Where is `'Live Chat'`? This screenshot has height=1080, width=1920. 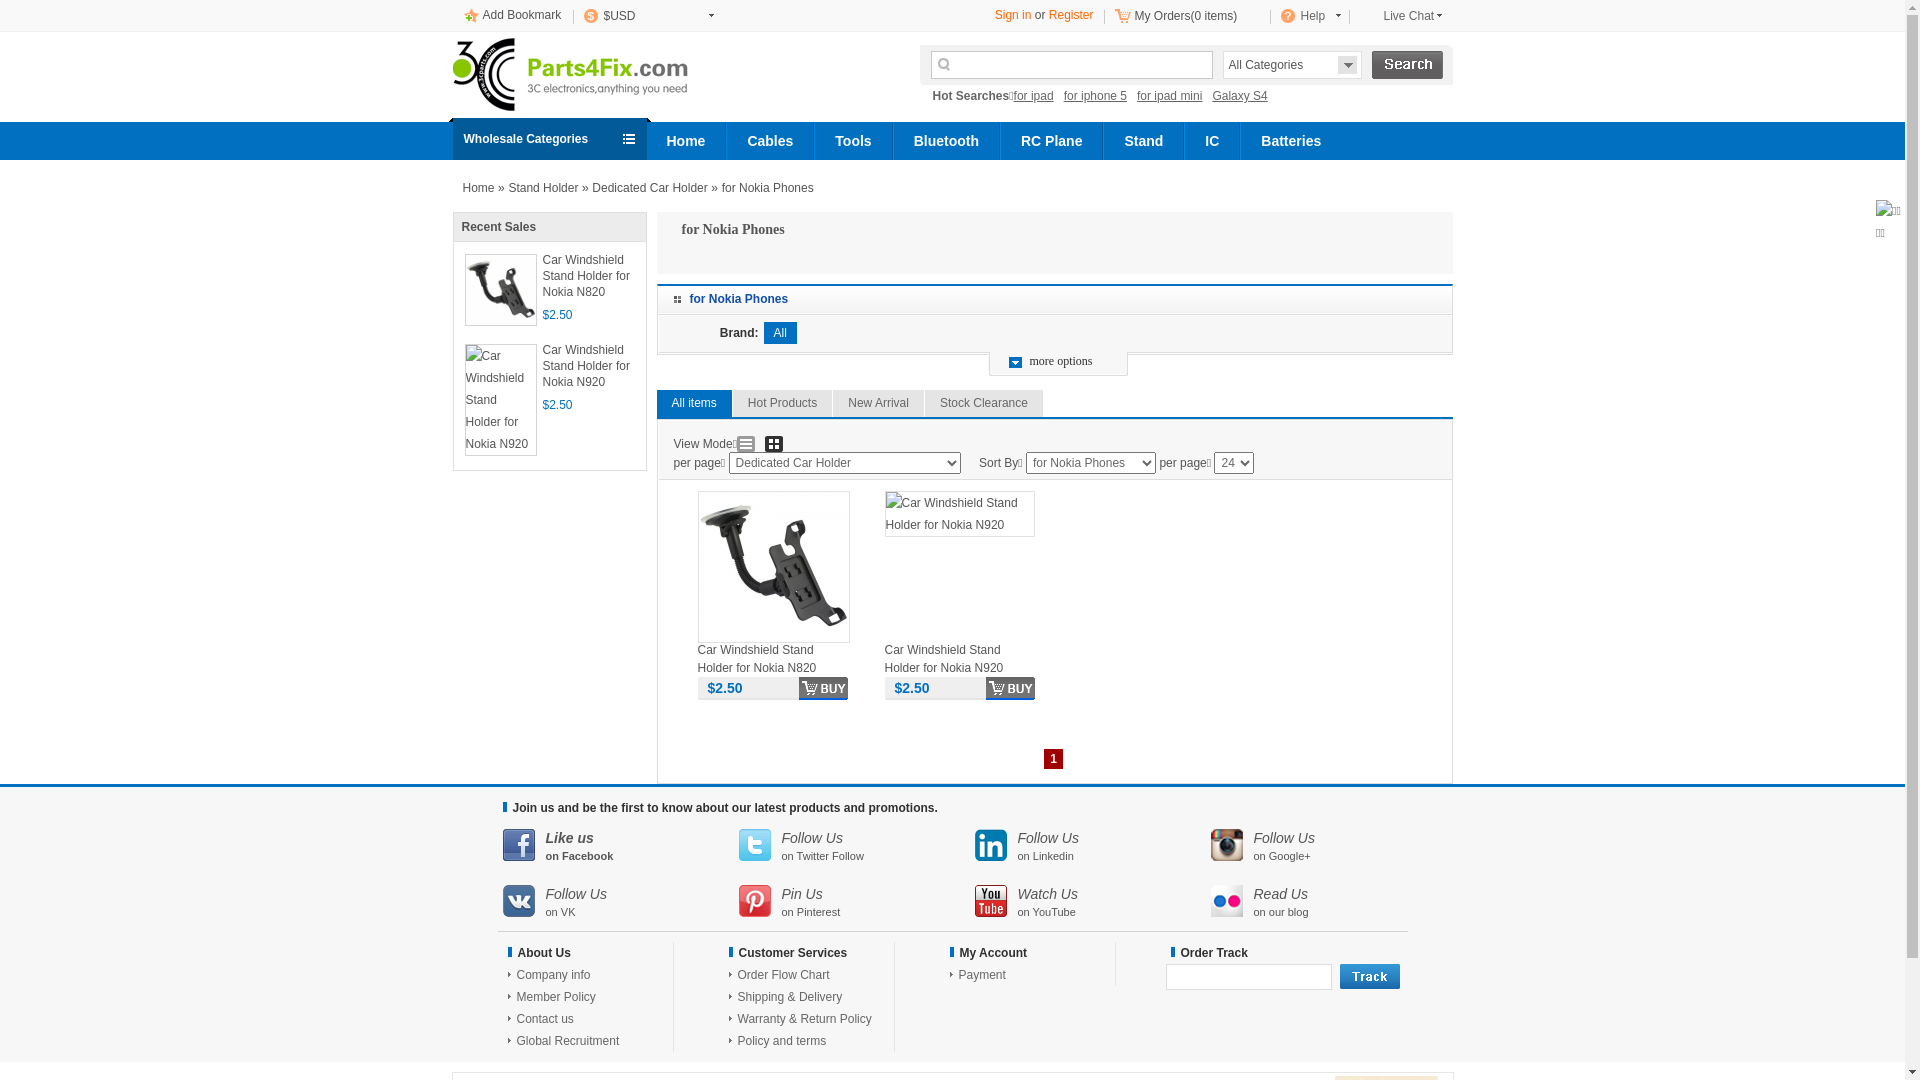 'Live Chat' is located at coordinates (1399, 16).